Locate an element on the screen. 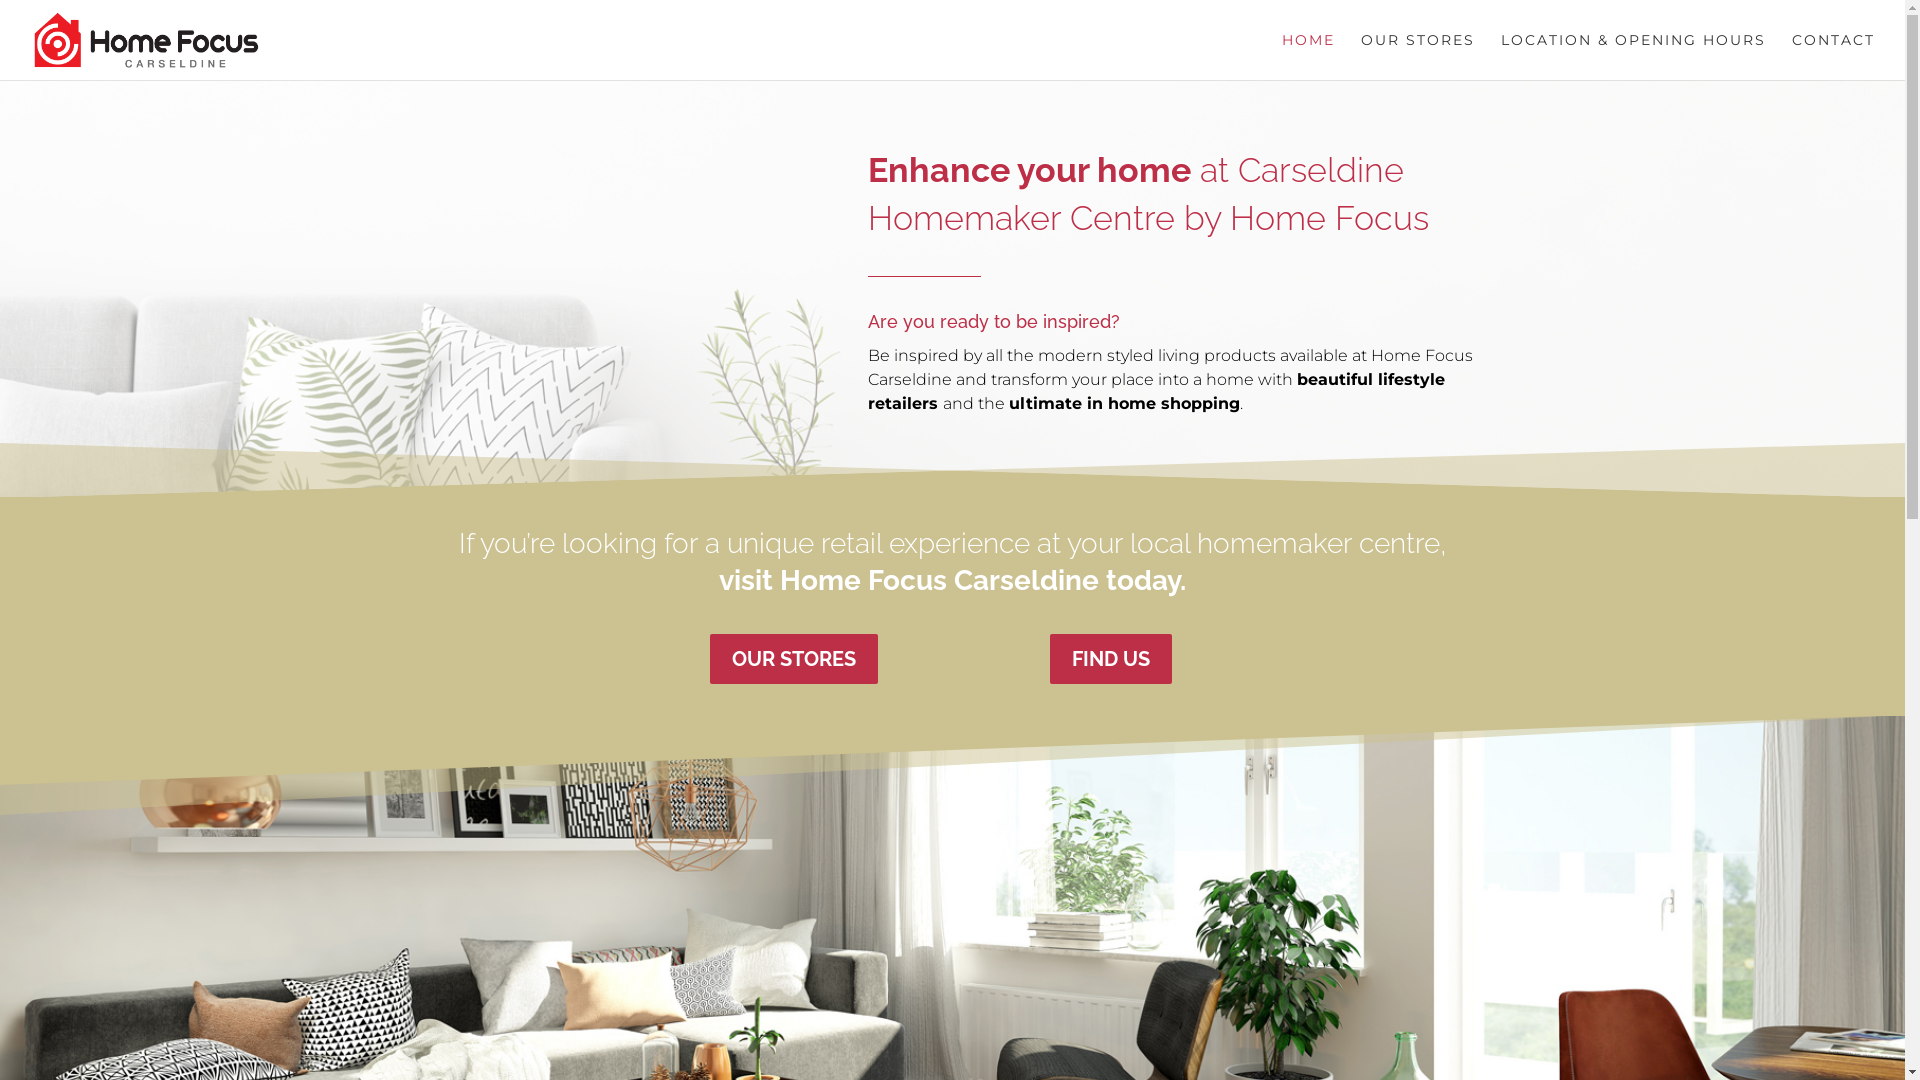 The height and width of the screenshot is (1080, 1920). 'CONTACT' is located at coordinates (1791, 55).